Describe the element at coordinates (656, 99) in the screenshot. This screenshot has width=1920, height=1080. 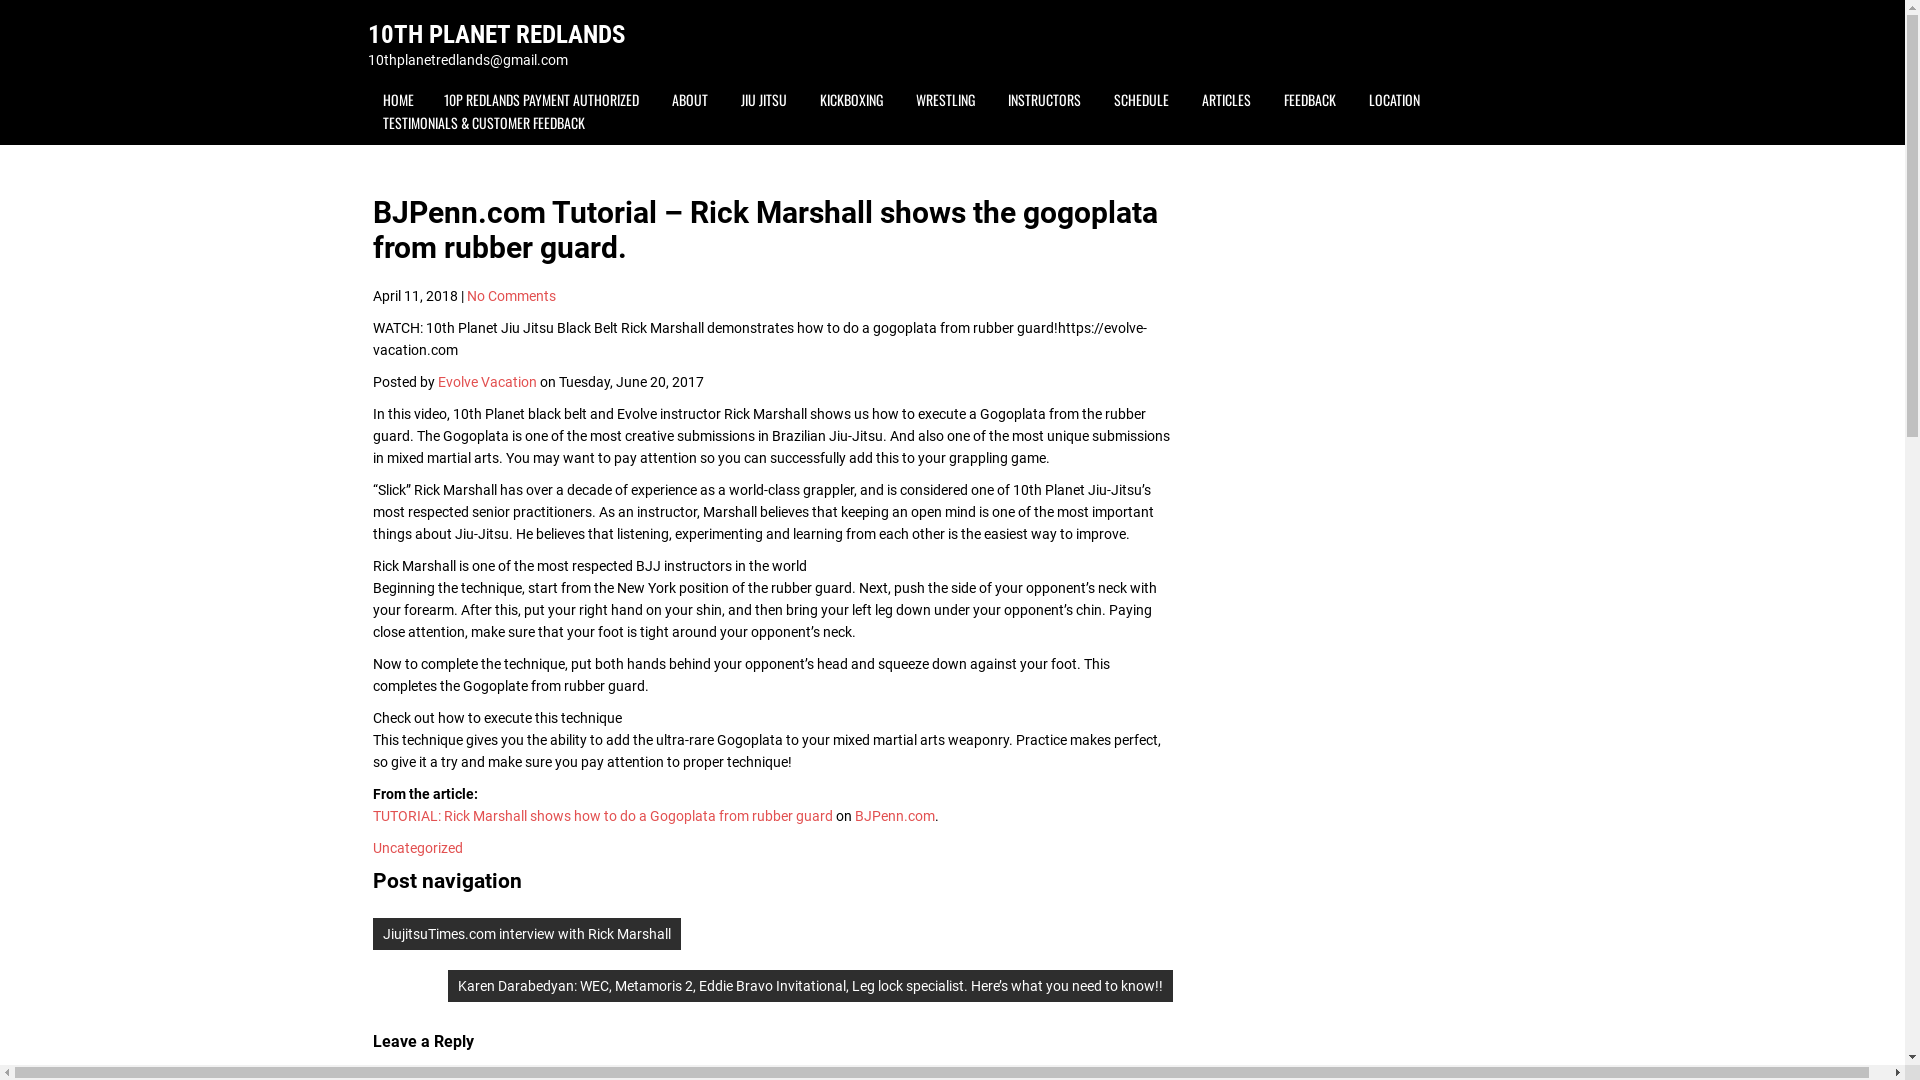
I see `'ABOUT'` at that location.